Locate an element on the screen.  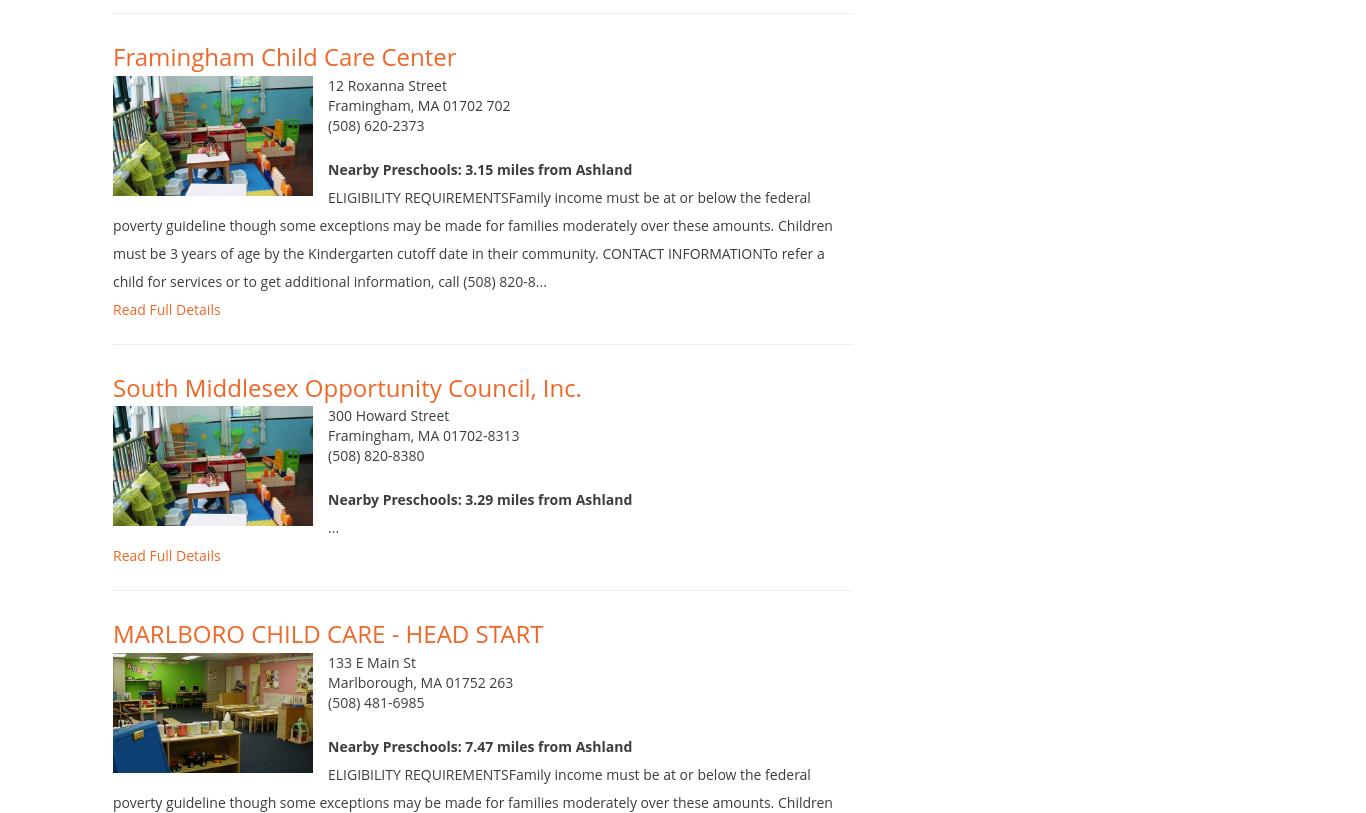
'(508) 620-2373' is located at coordinates (375, 154).